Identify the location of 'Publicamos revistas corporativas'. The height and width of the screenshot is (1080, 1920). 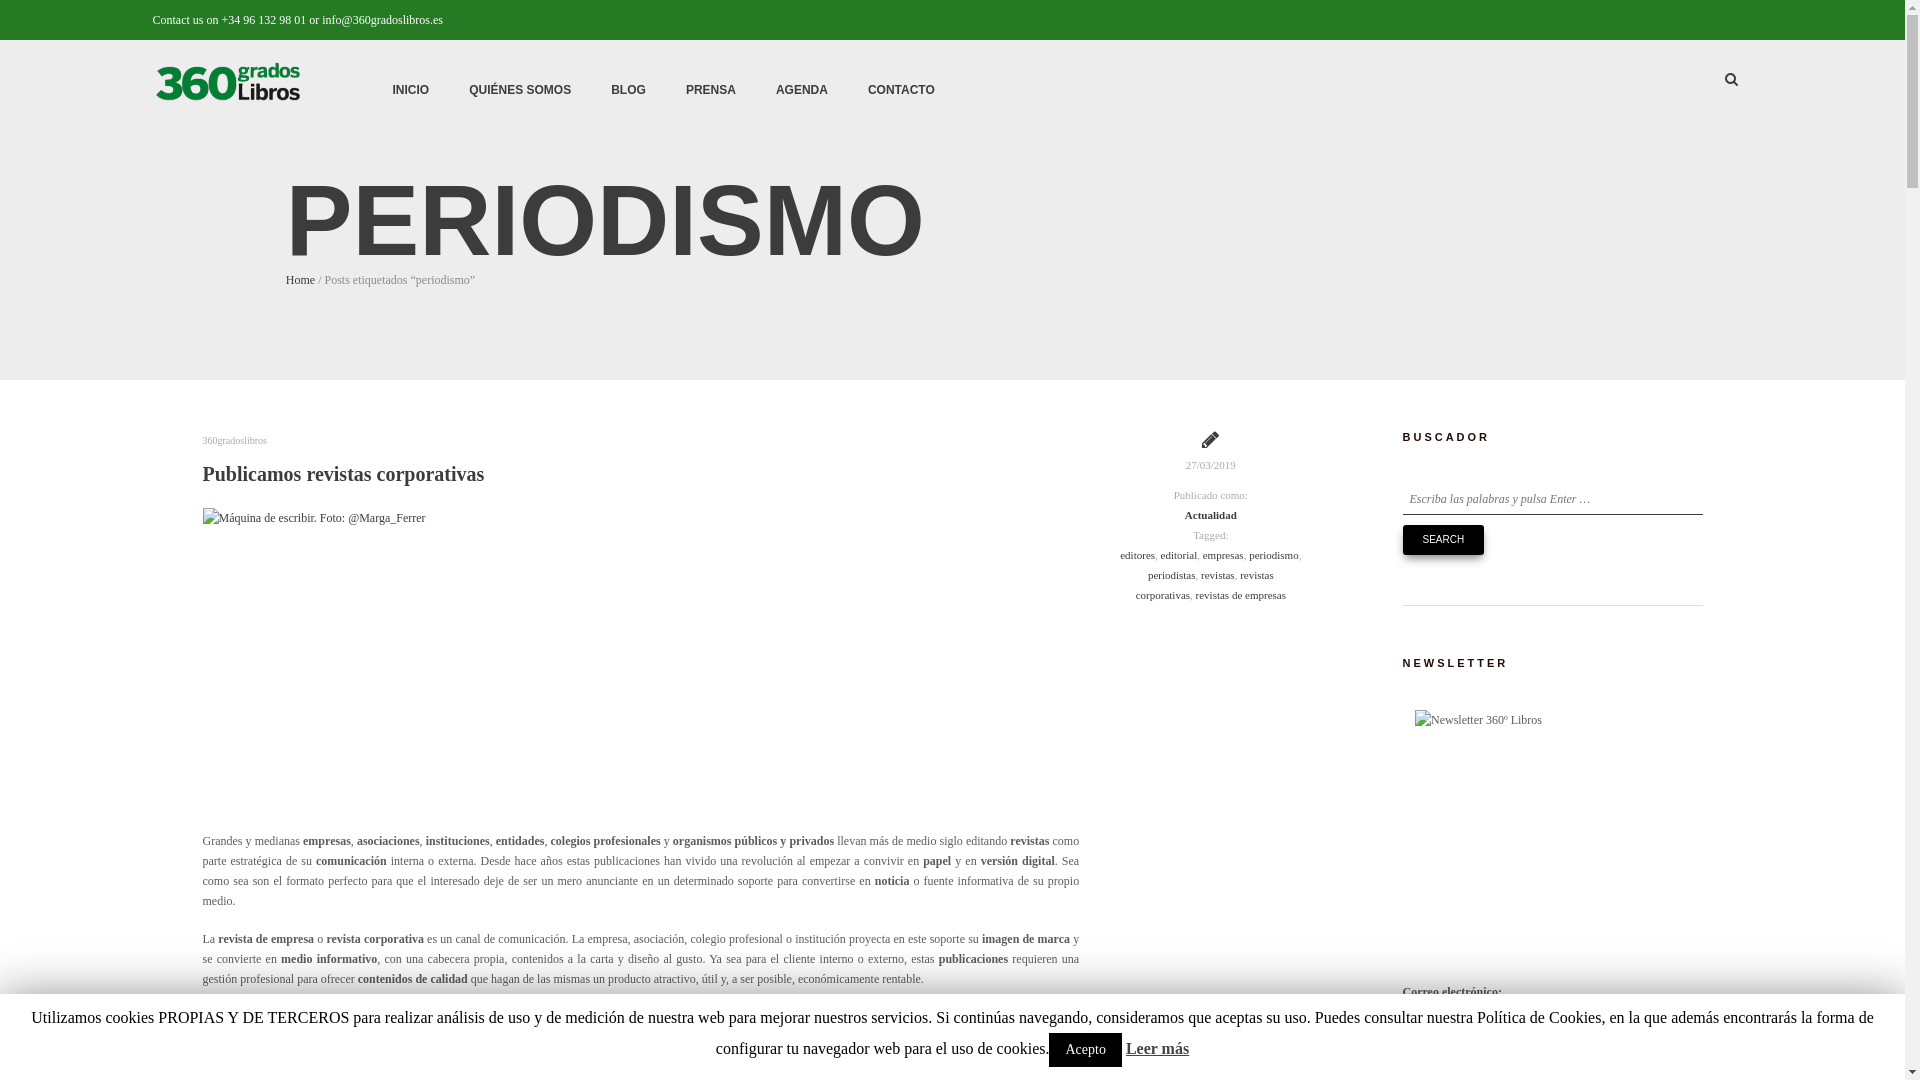
(342, 474).